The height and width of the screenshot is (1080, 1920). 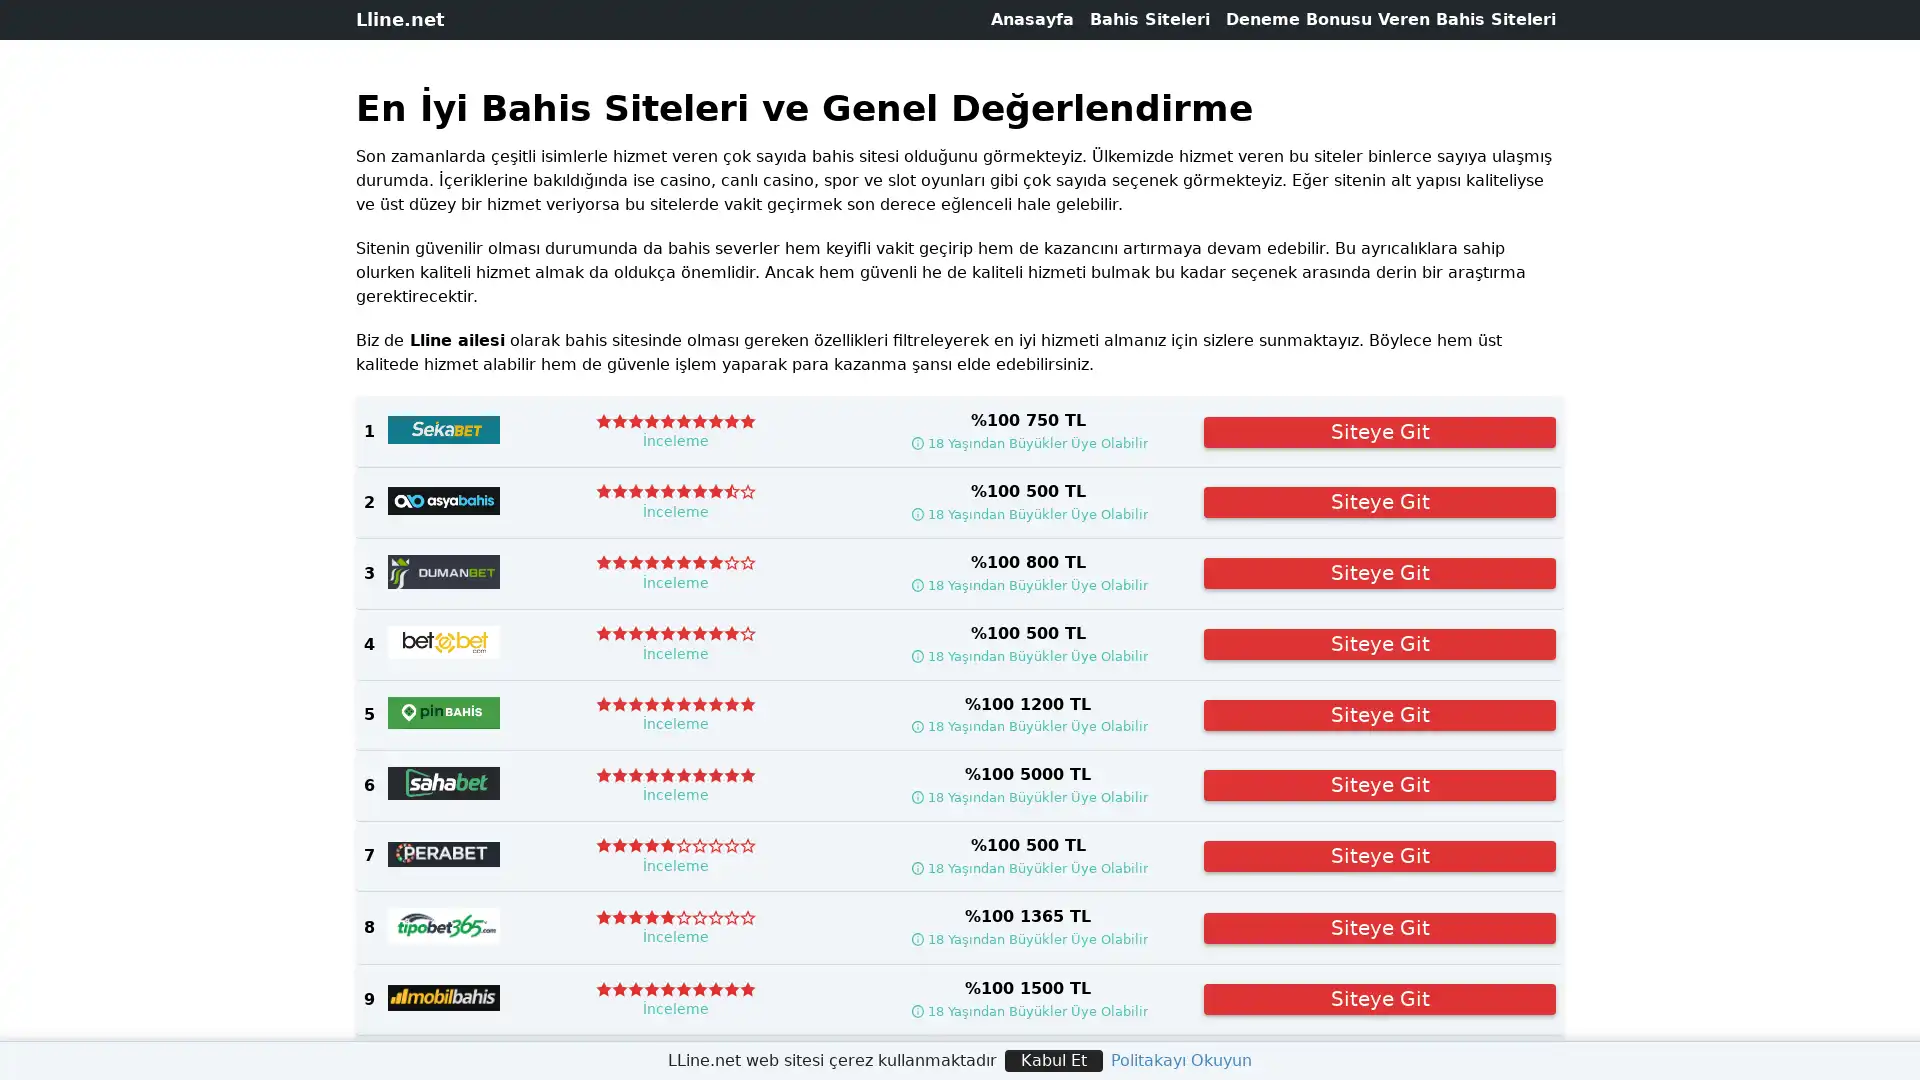 What do you see at coordinates (1027, 512) in the screenshot?
I see `Load terms and conditions` at bounding box center [1027, 512].